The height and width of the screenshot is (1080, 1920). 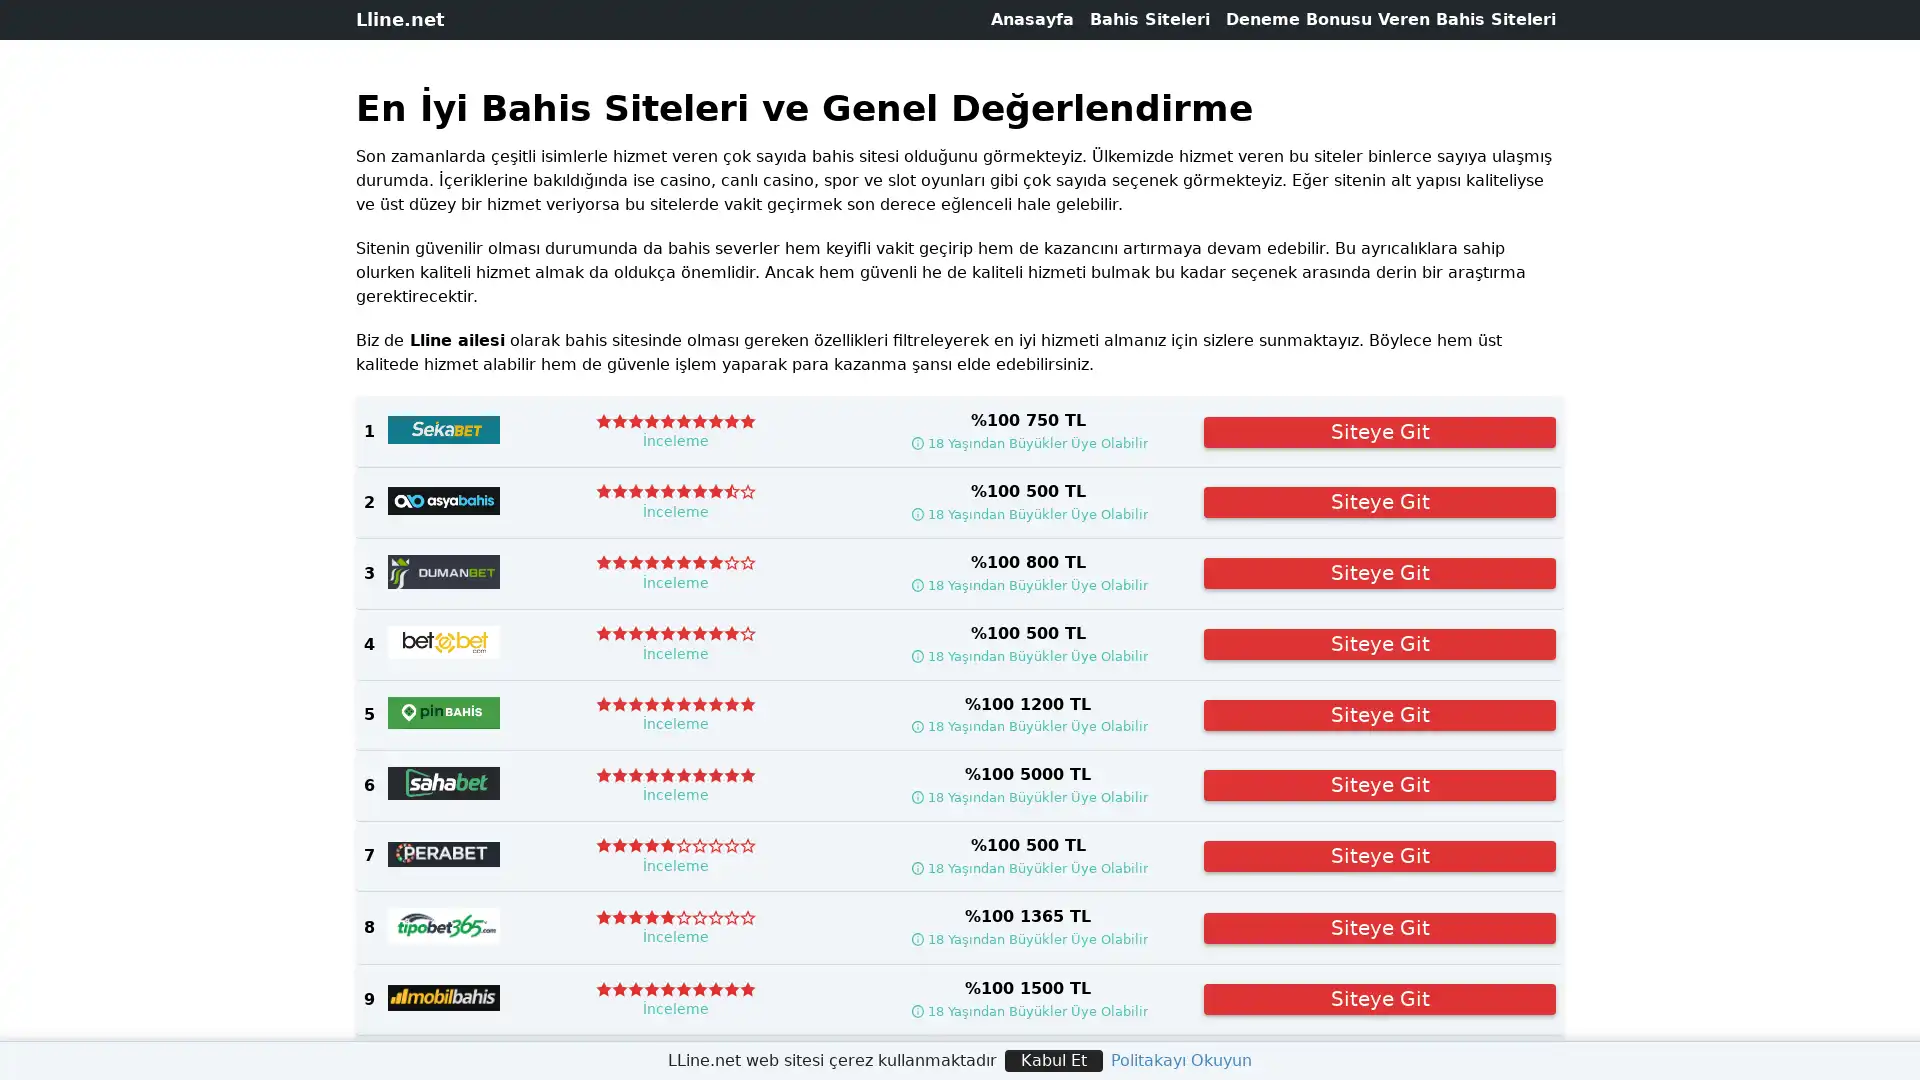 What do you see at coordinates (1027, 512) in the screenshot?
I see `Load terms and conditions` at bounding box center [1027, 512].